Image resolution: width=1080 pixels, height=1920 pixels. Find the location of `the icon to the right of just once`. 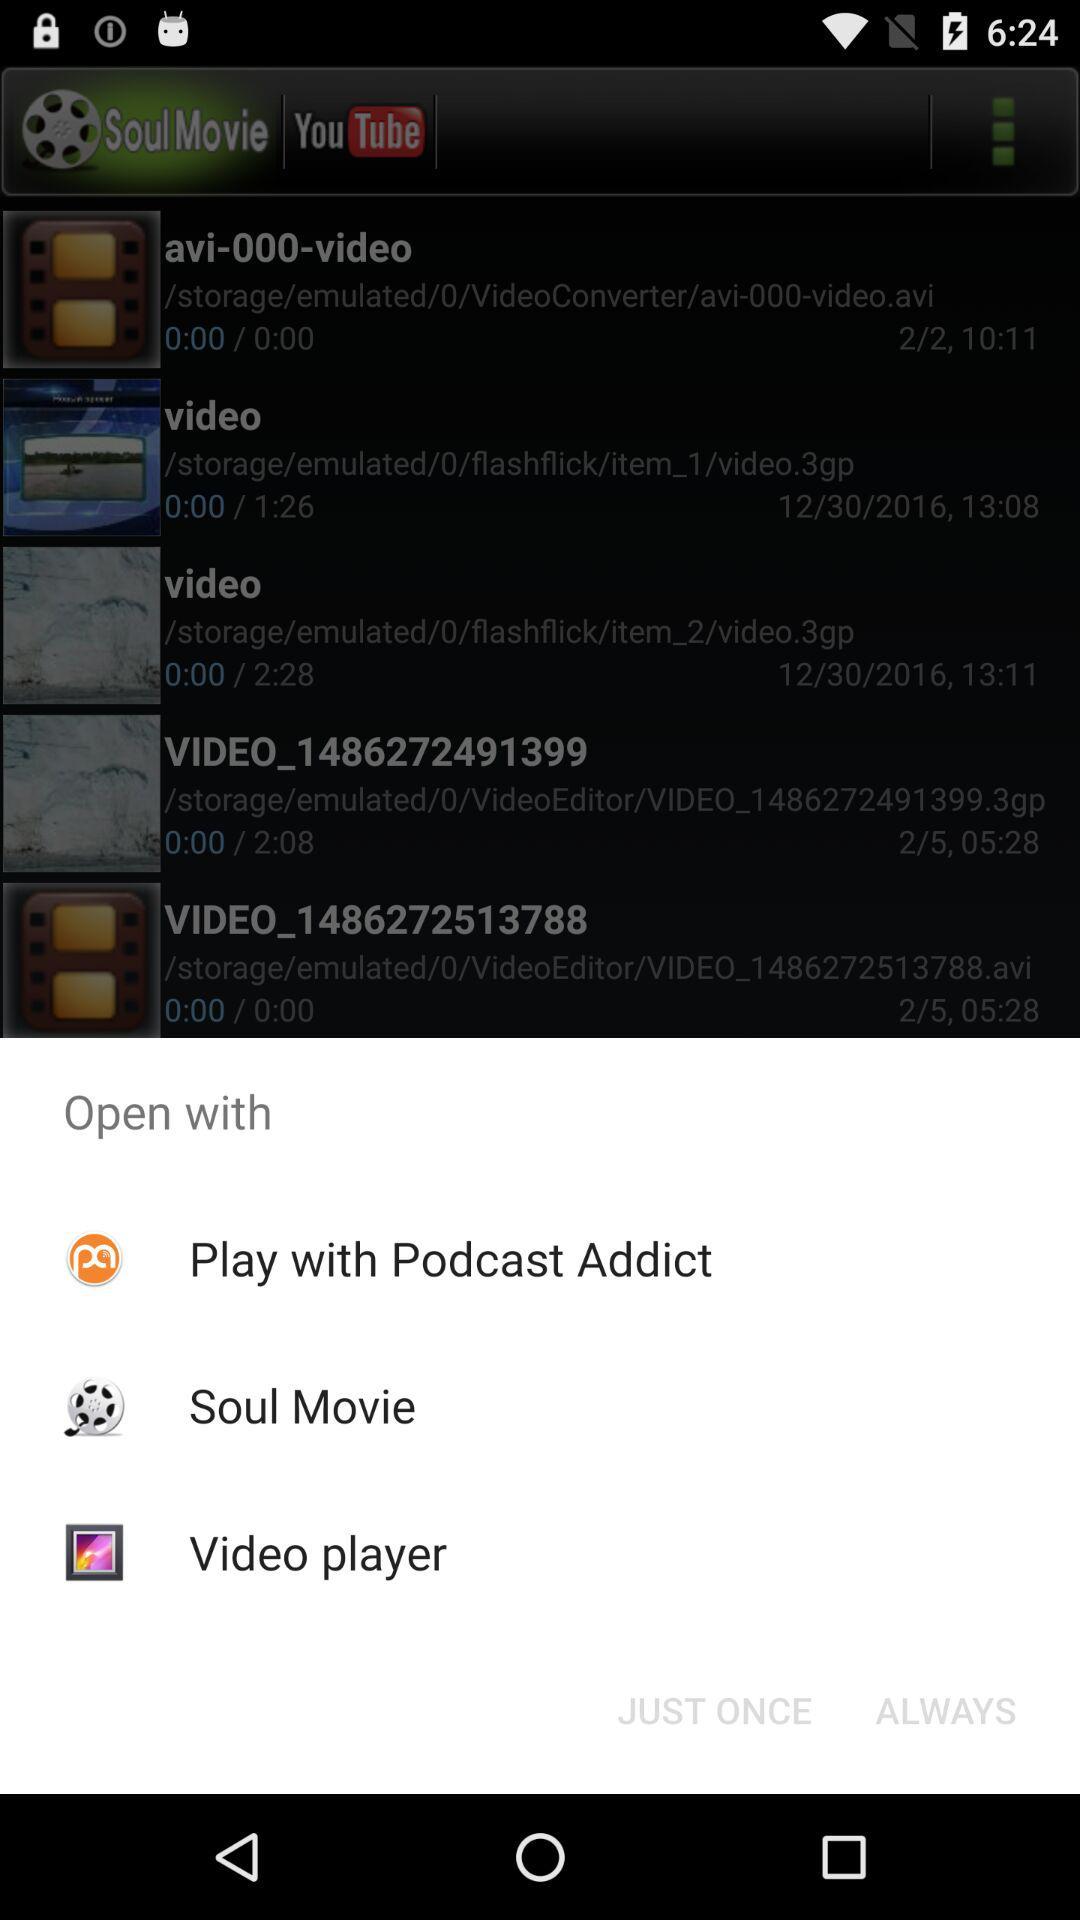

the icon to the right of just once is located at coordinates (945, 1708).